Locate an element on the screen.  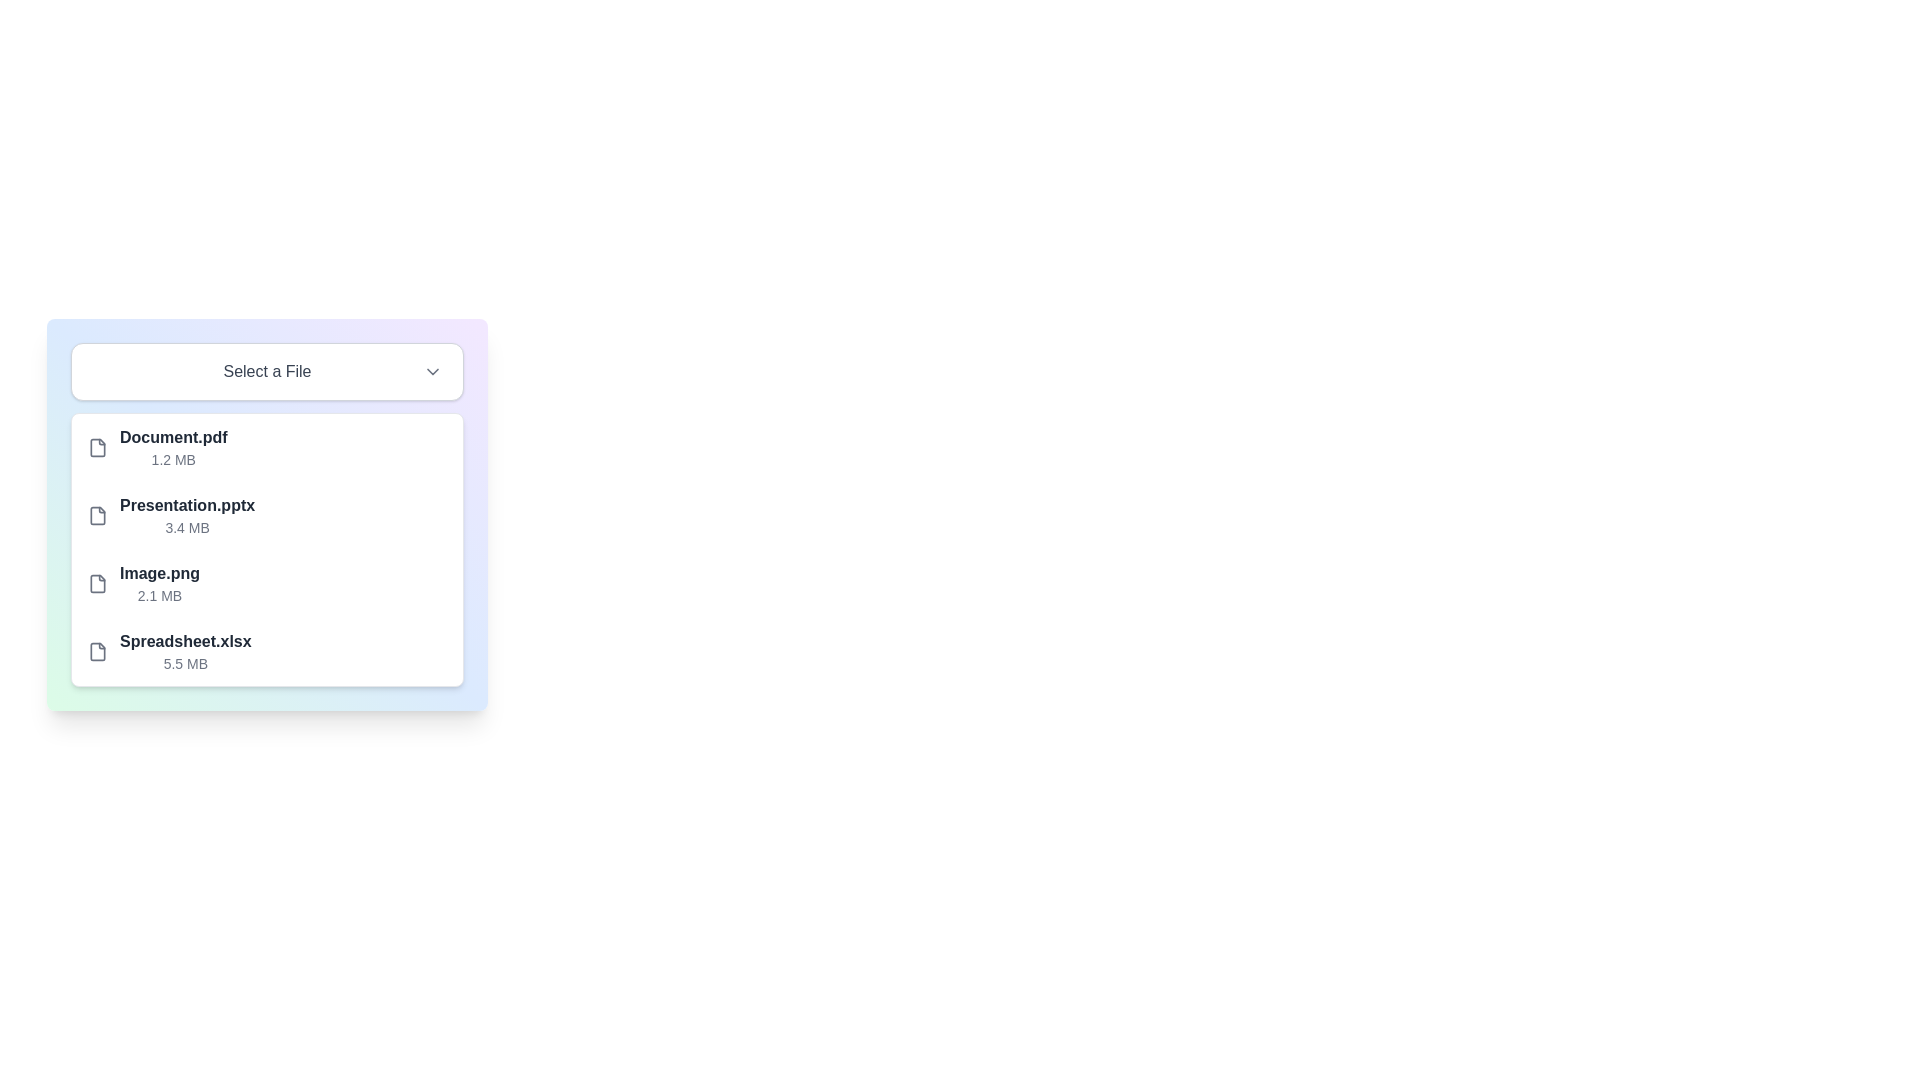
the second list item indicating the file titled 'Presentation.pptx' is located at coordinates (187, 515).